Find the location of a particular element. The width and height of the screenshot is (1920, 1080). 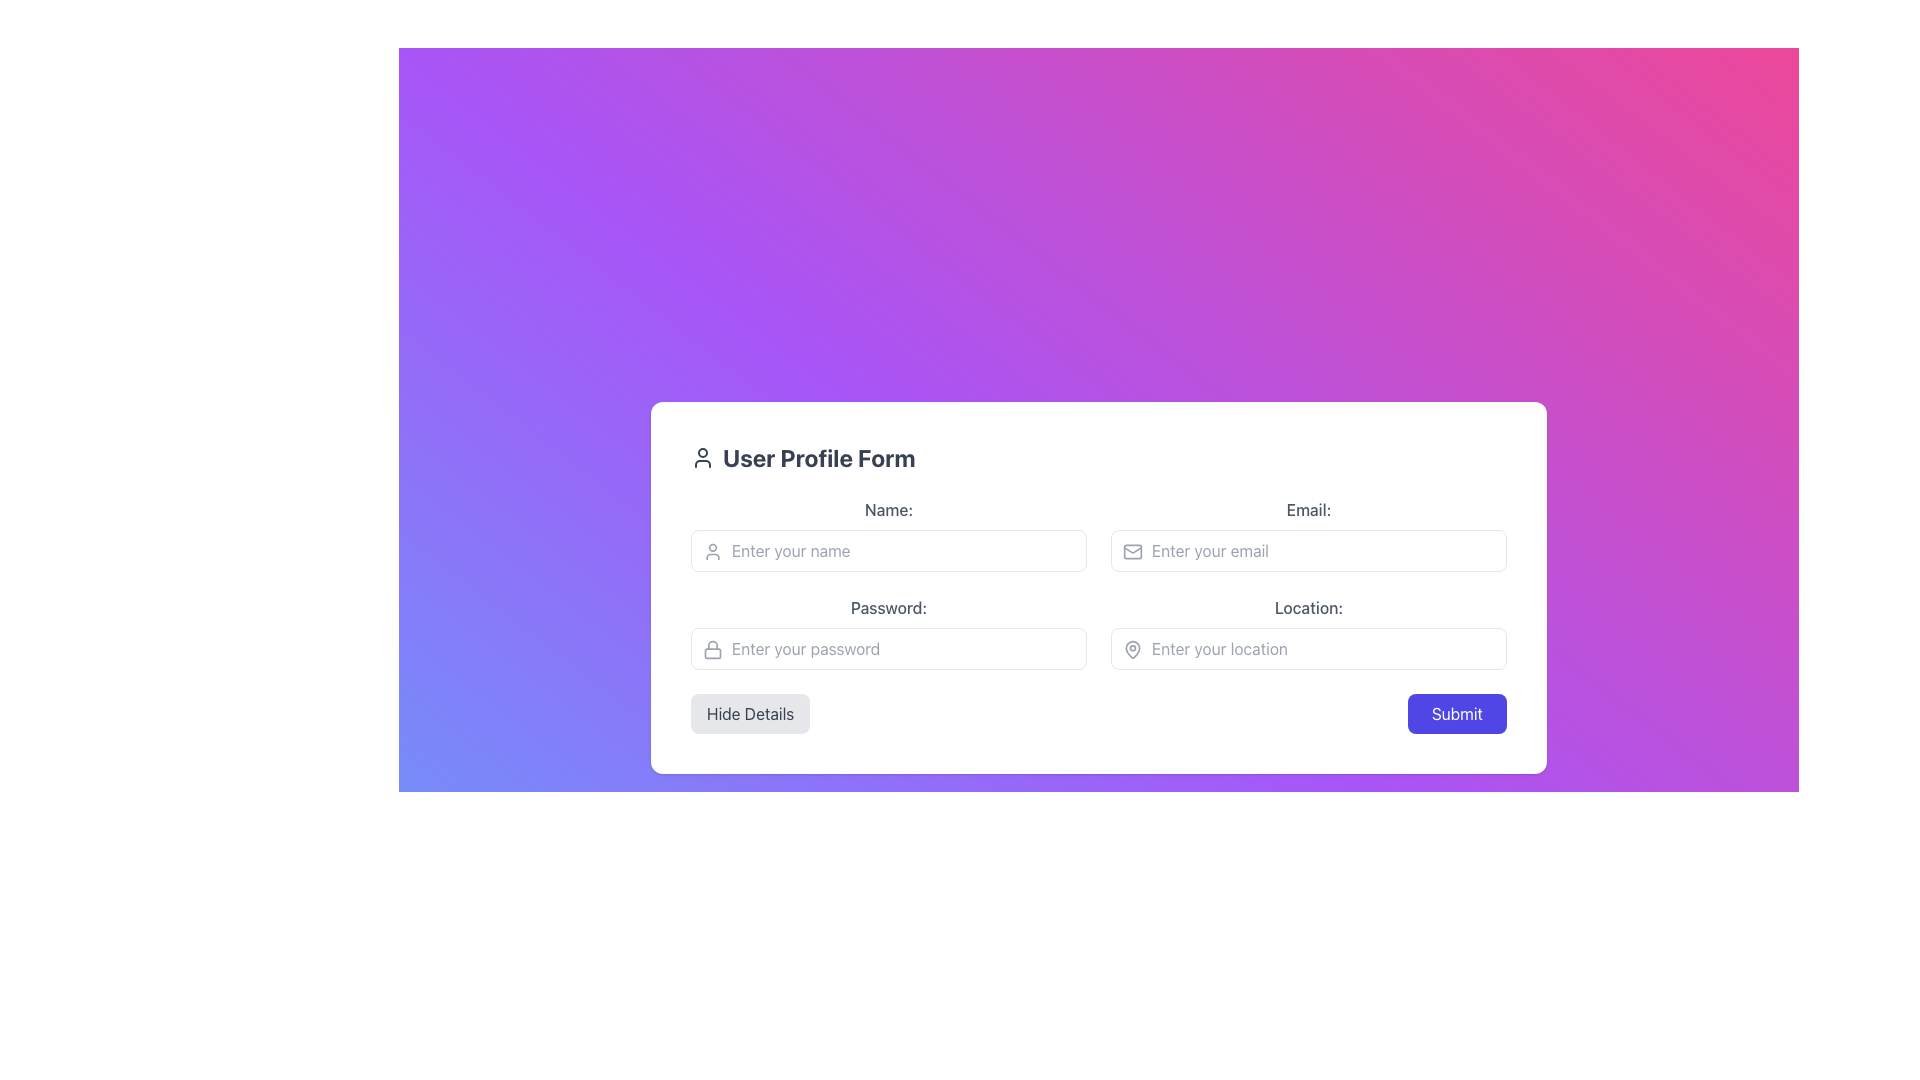

the Text Label that identifies the email input field, which is located in the second row of the left column of the user form interface is located at coordinates (1309, 508).